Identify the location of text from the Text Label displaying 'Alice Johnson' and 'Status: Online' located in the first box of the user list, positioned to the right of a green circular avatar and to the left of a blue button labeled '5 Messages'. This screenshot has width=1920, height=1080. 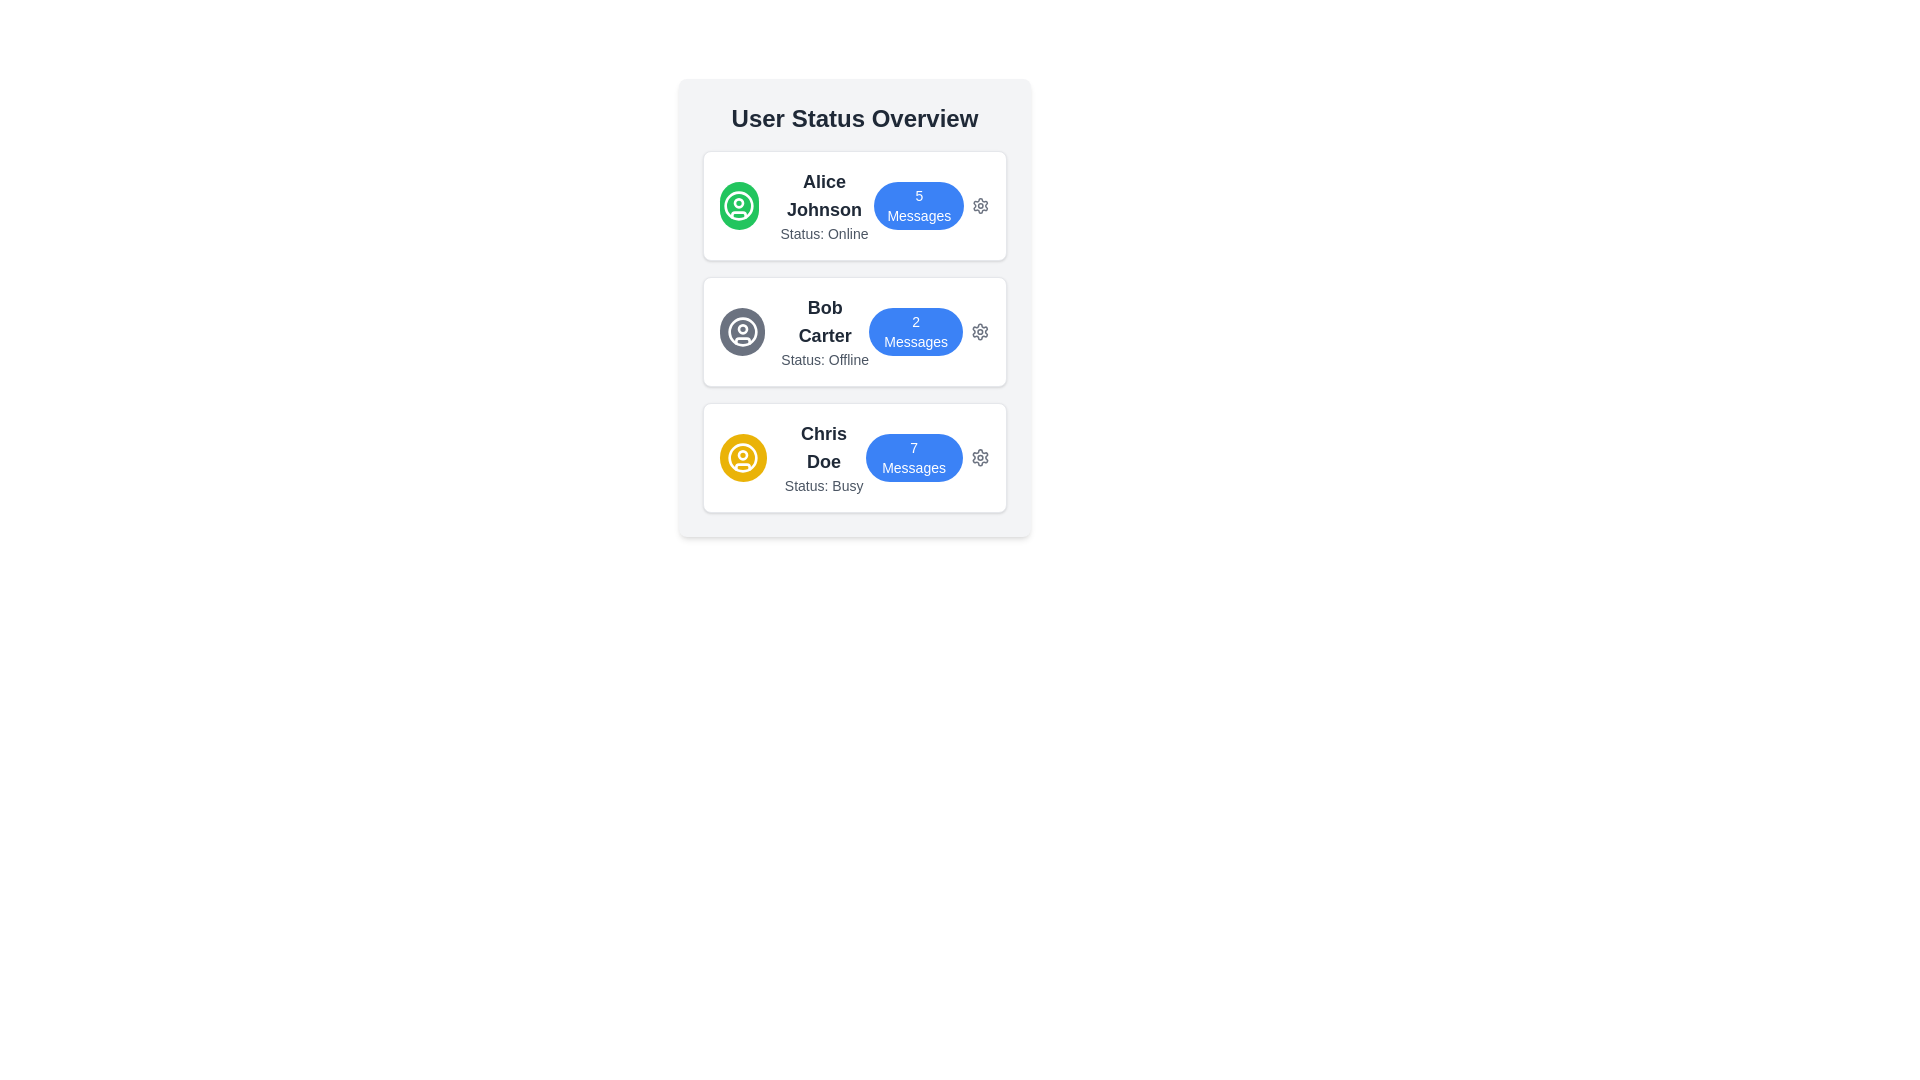
(824, 205).